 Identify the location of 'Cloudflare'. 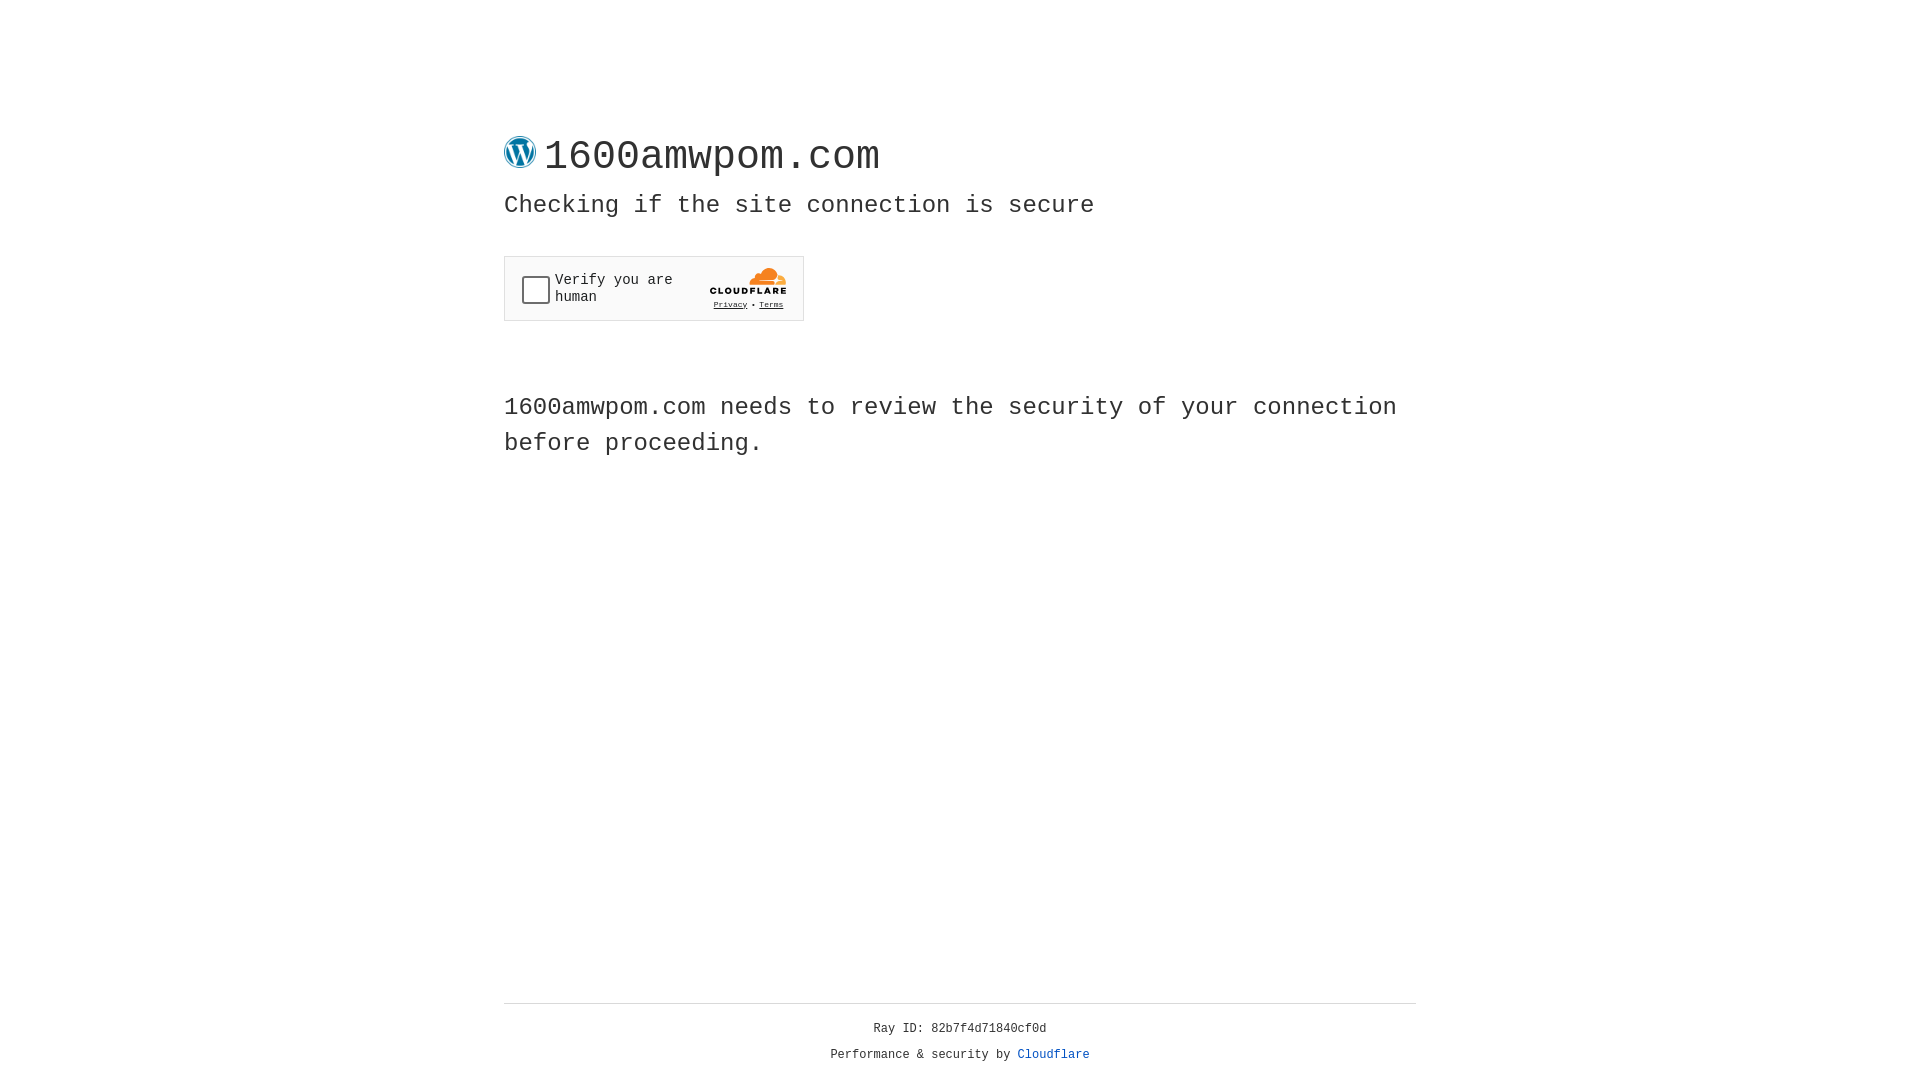
(1017, 1054).